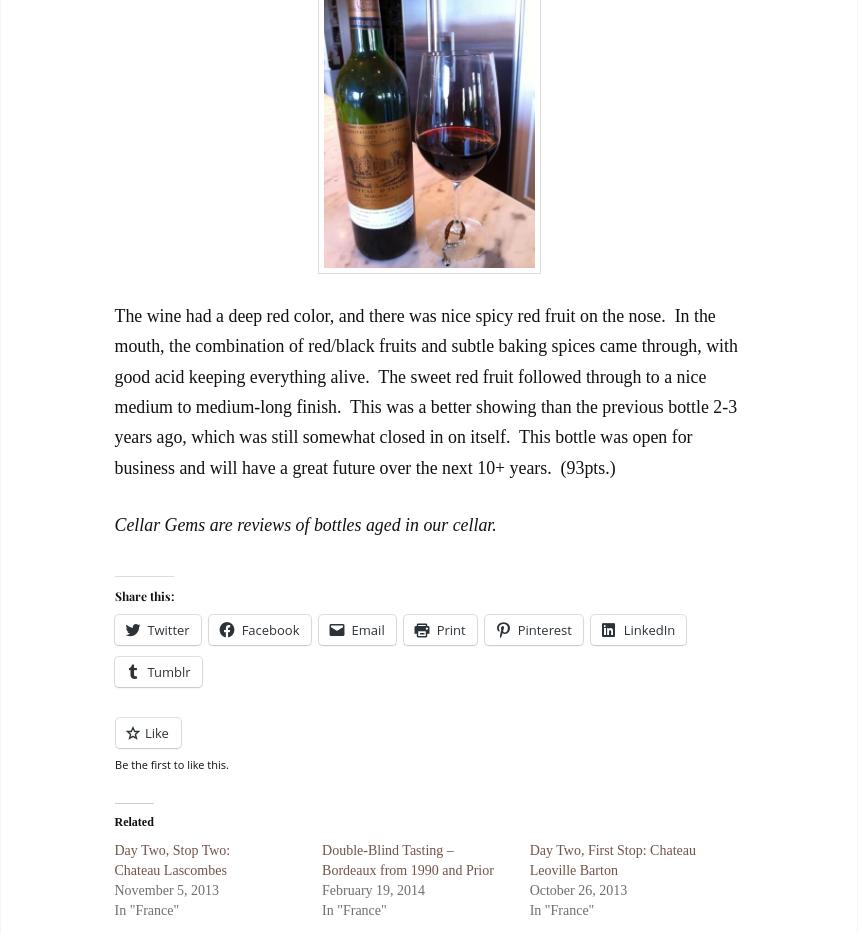  Describe the element at coordinates (622, 629) in the screenshot. I see `'LinkedIn'` at that location.